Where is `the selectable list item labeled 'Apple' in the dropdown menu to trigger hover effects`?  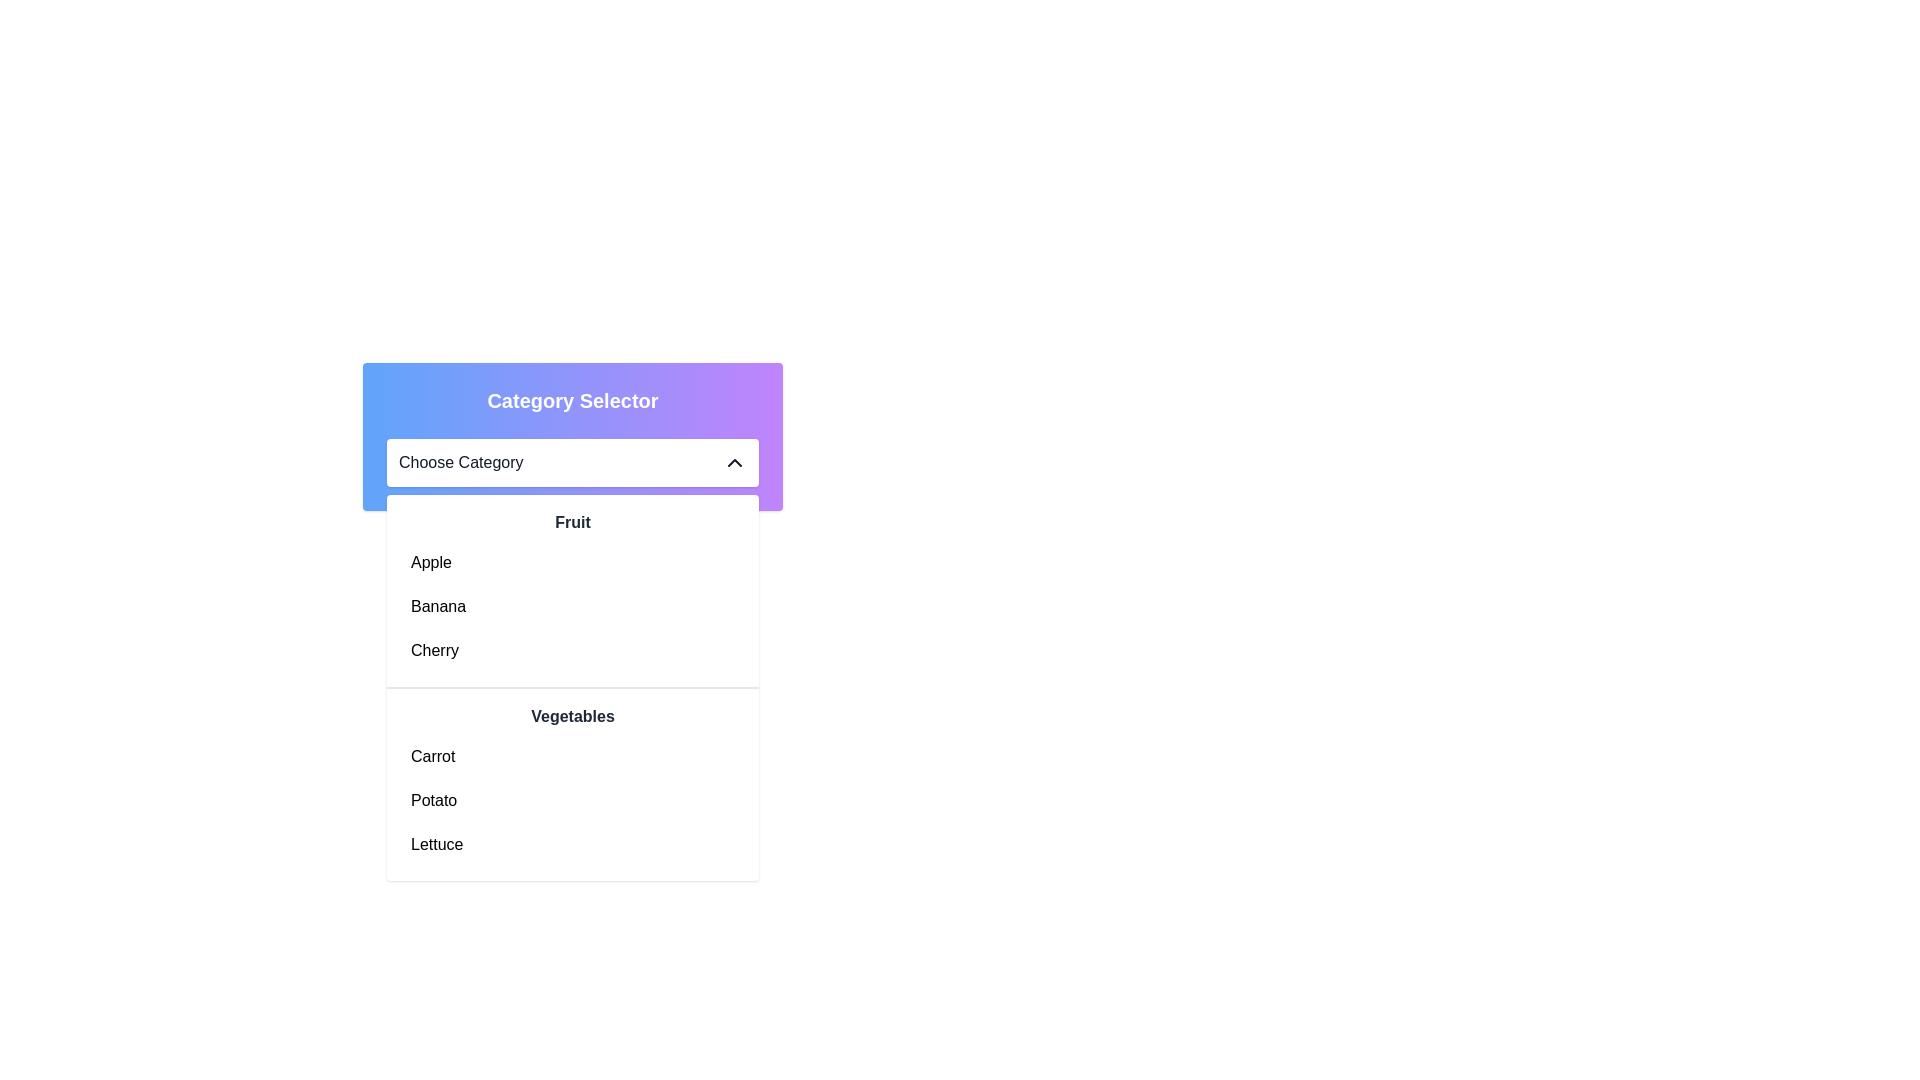 the selectable list item labeled 'Apple' in the dropdown menu to trigger hover effects is located at coordinates (571, 563).